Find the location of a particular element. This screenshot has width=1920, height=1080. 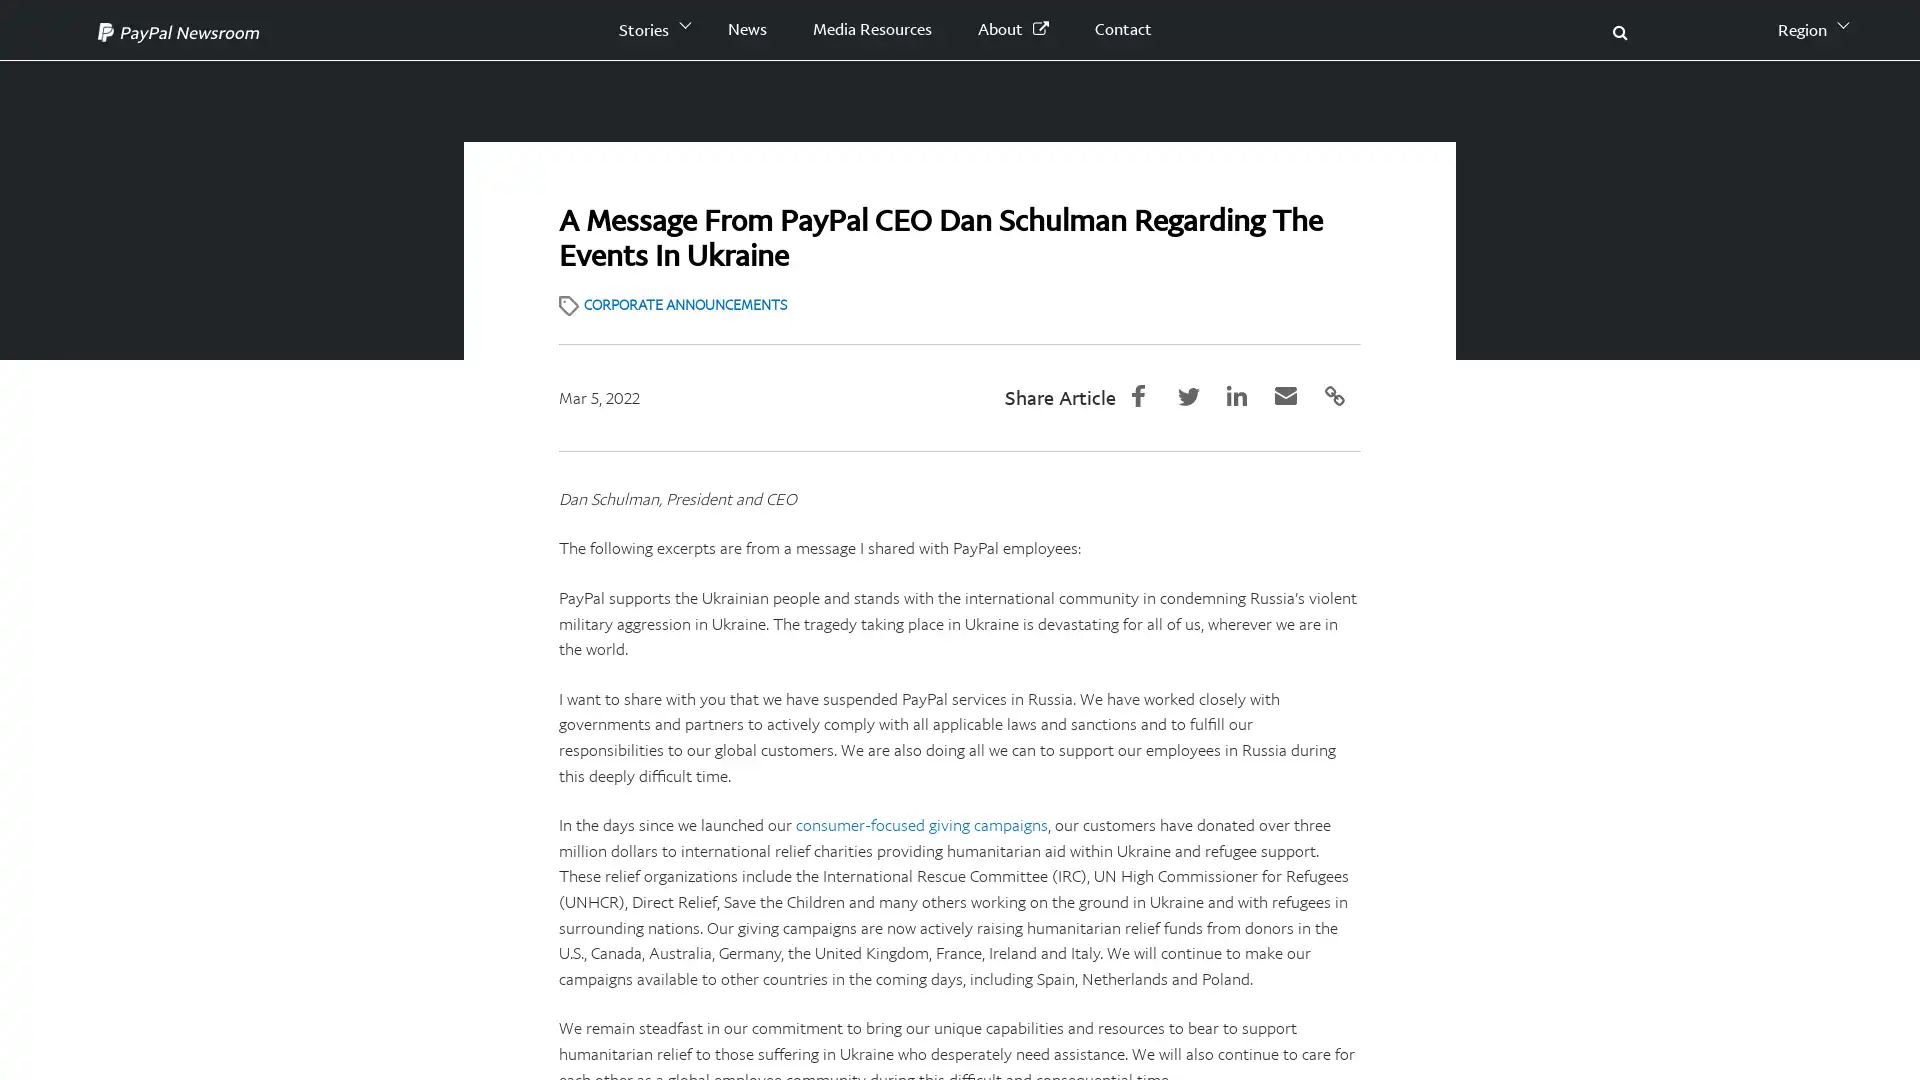

Share to LinkedIn is located at coordinates (1245, 394).